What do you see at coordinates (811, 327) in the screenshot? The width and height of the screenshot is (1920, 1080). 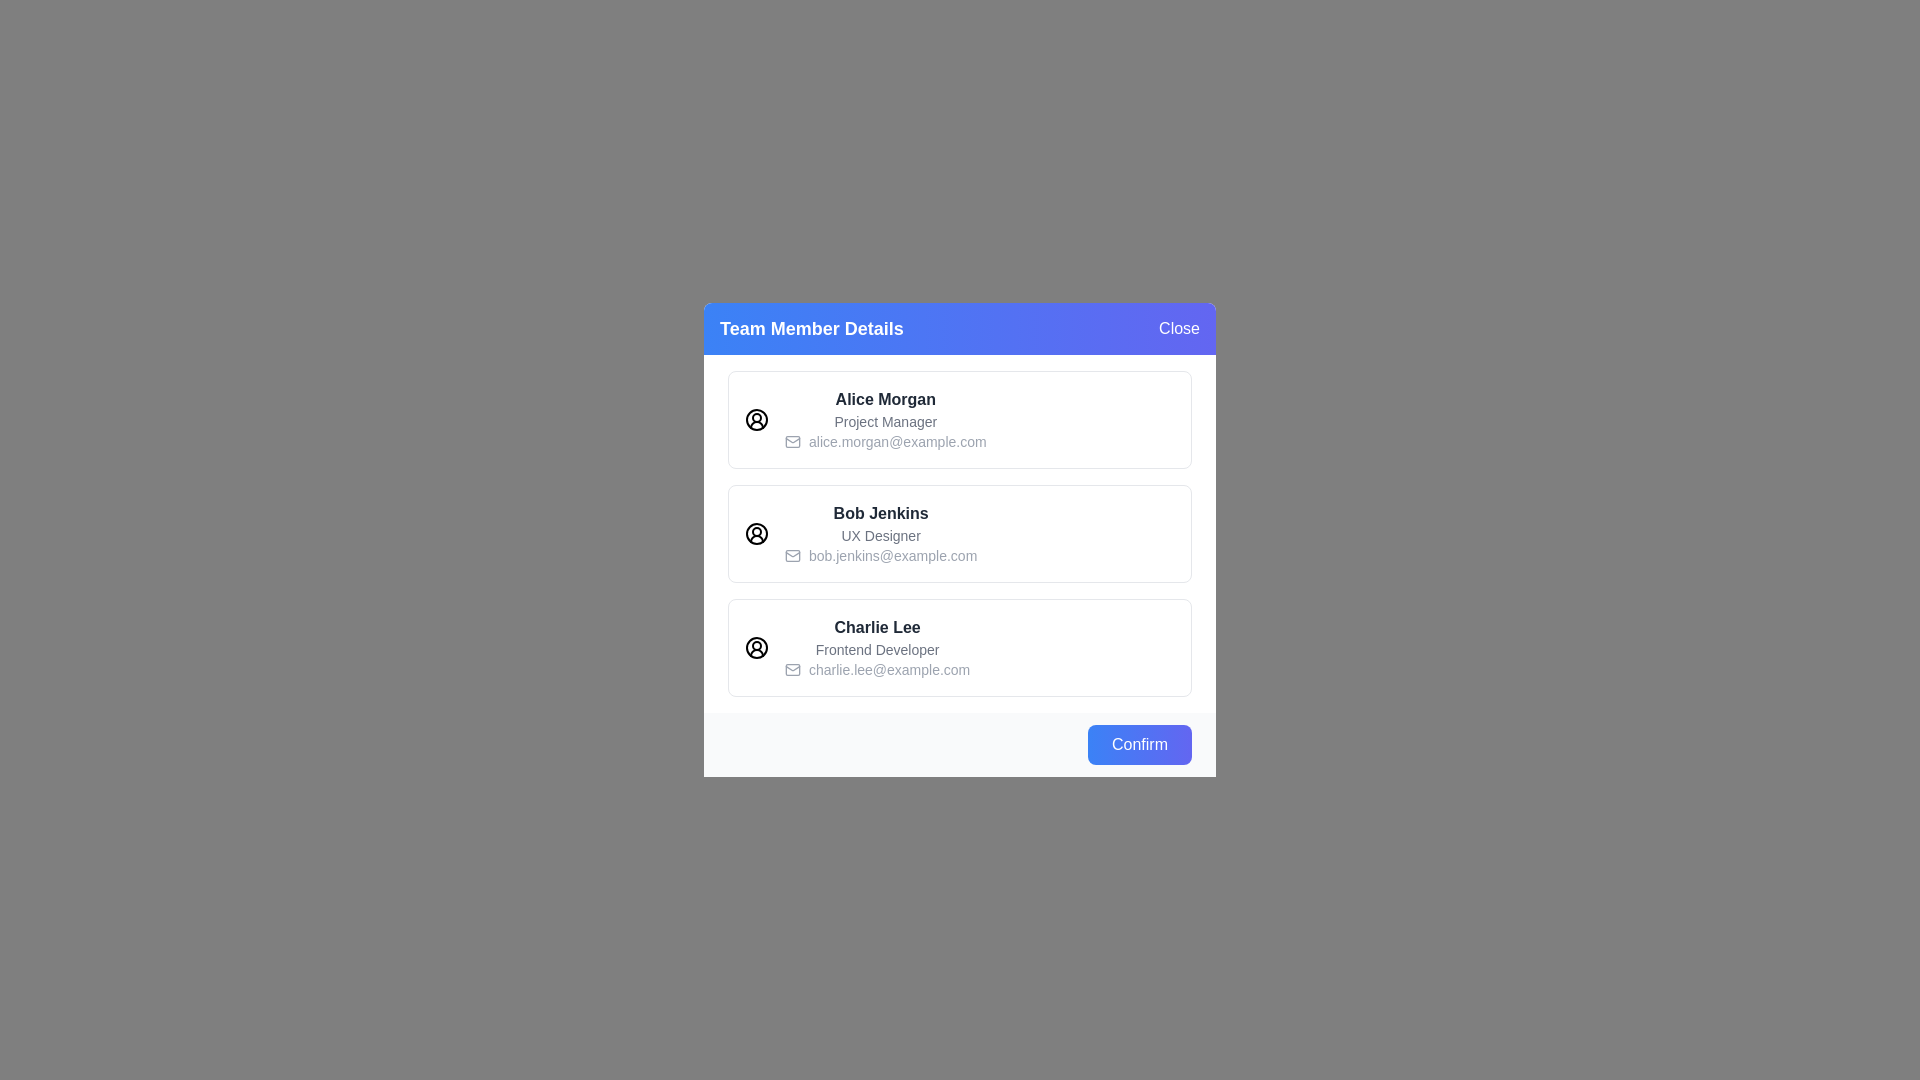 I see `the text label indicating details about team members, located in the top-left portion of the modal header, next to the 'Close' button` at bounding box center [811, 327].